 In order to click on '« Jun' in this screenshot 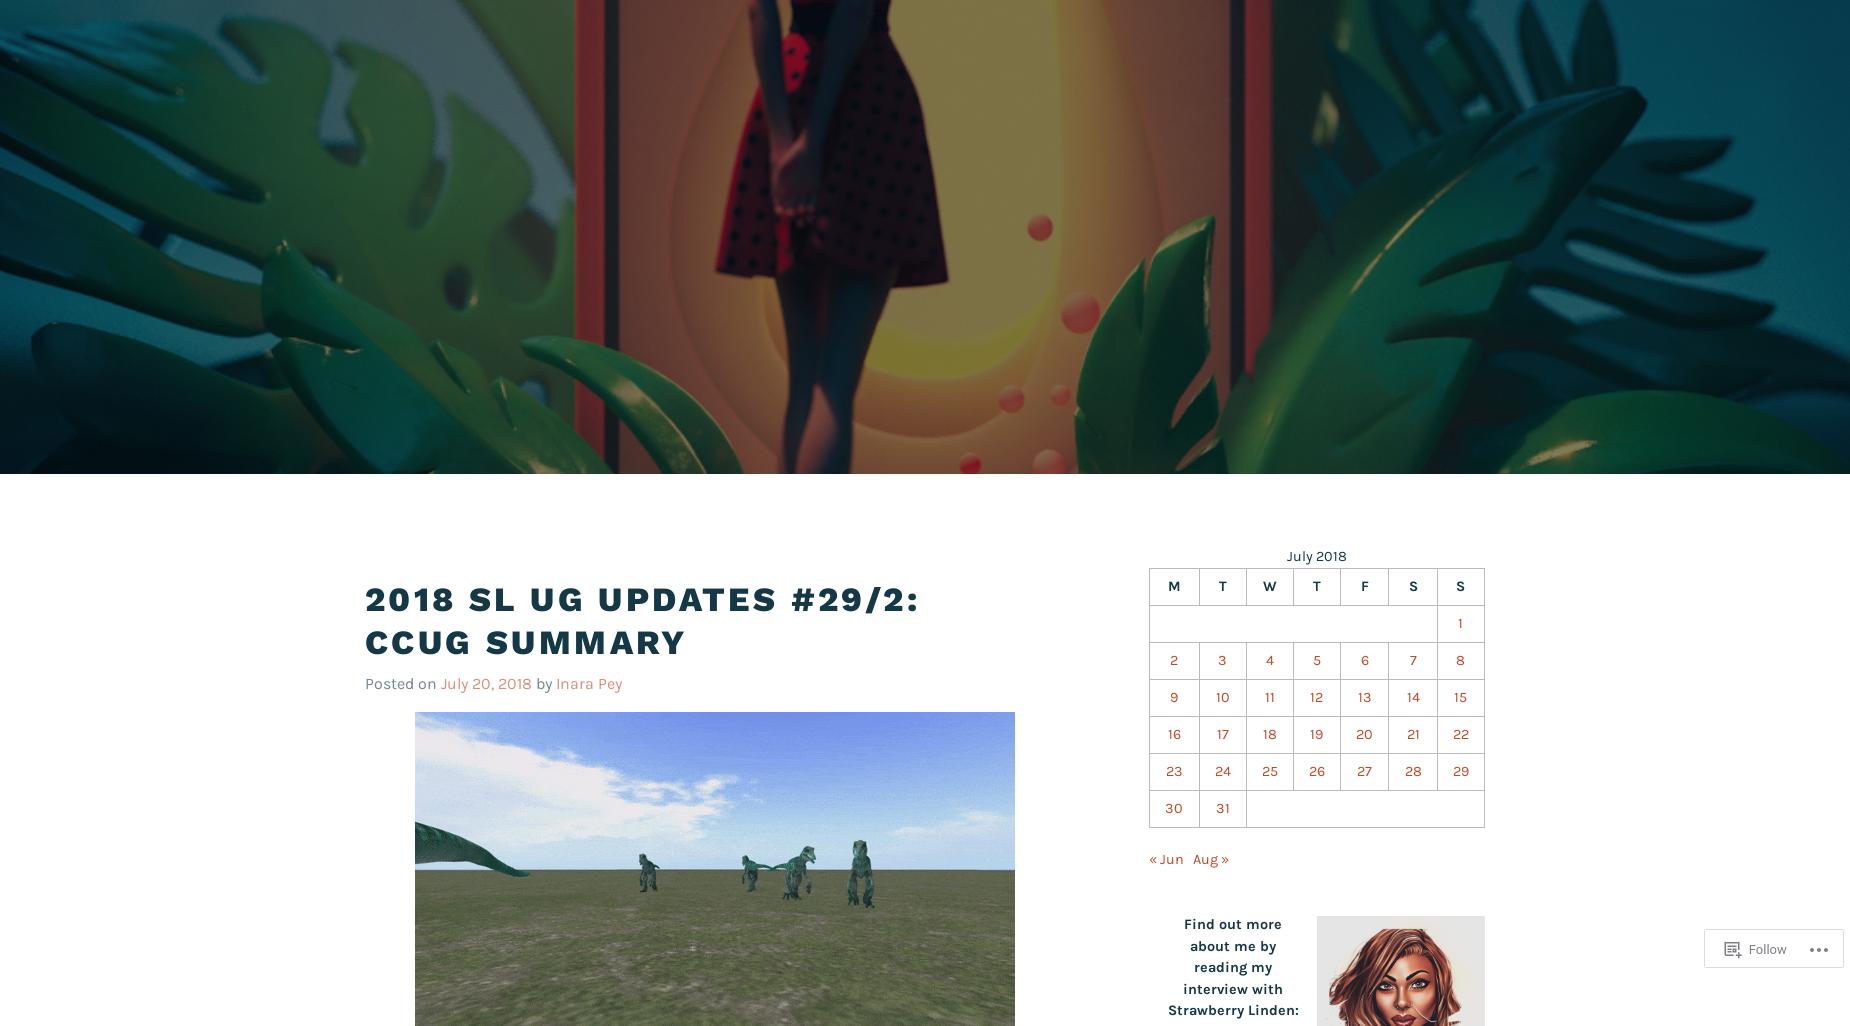, I will do `click(1165, 859)`.